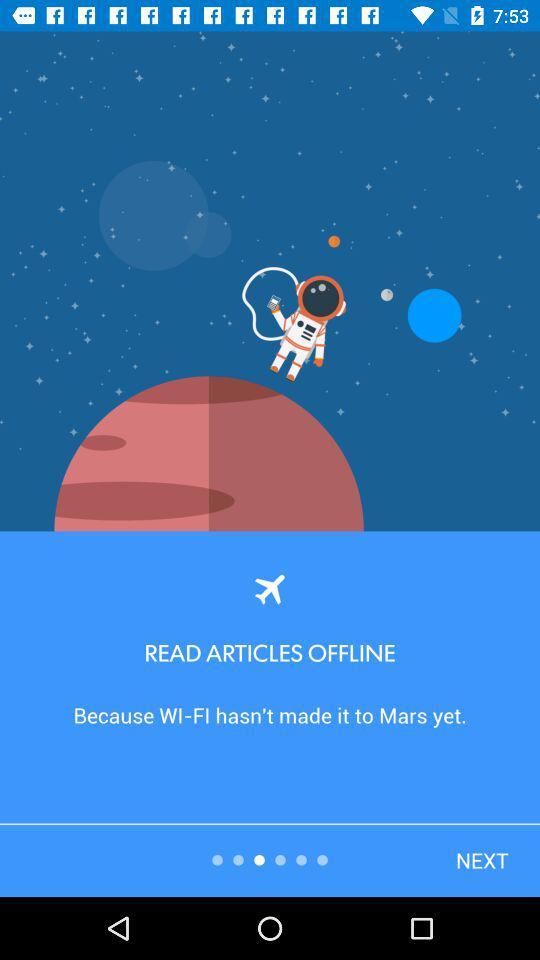  Describe the element at coordinates (270, 588) in the screenshot. I see `top of read articles offline` at that location.